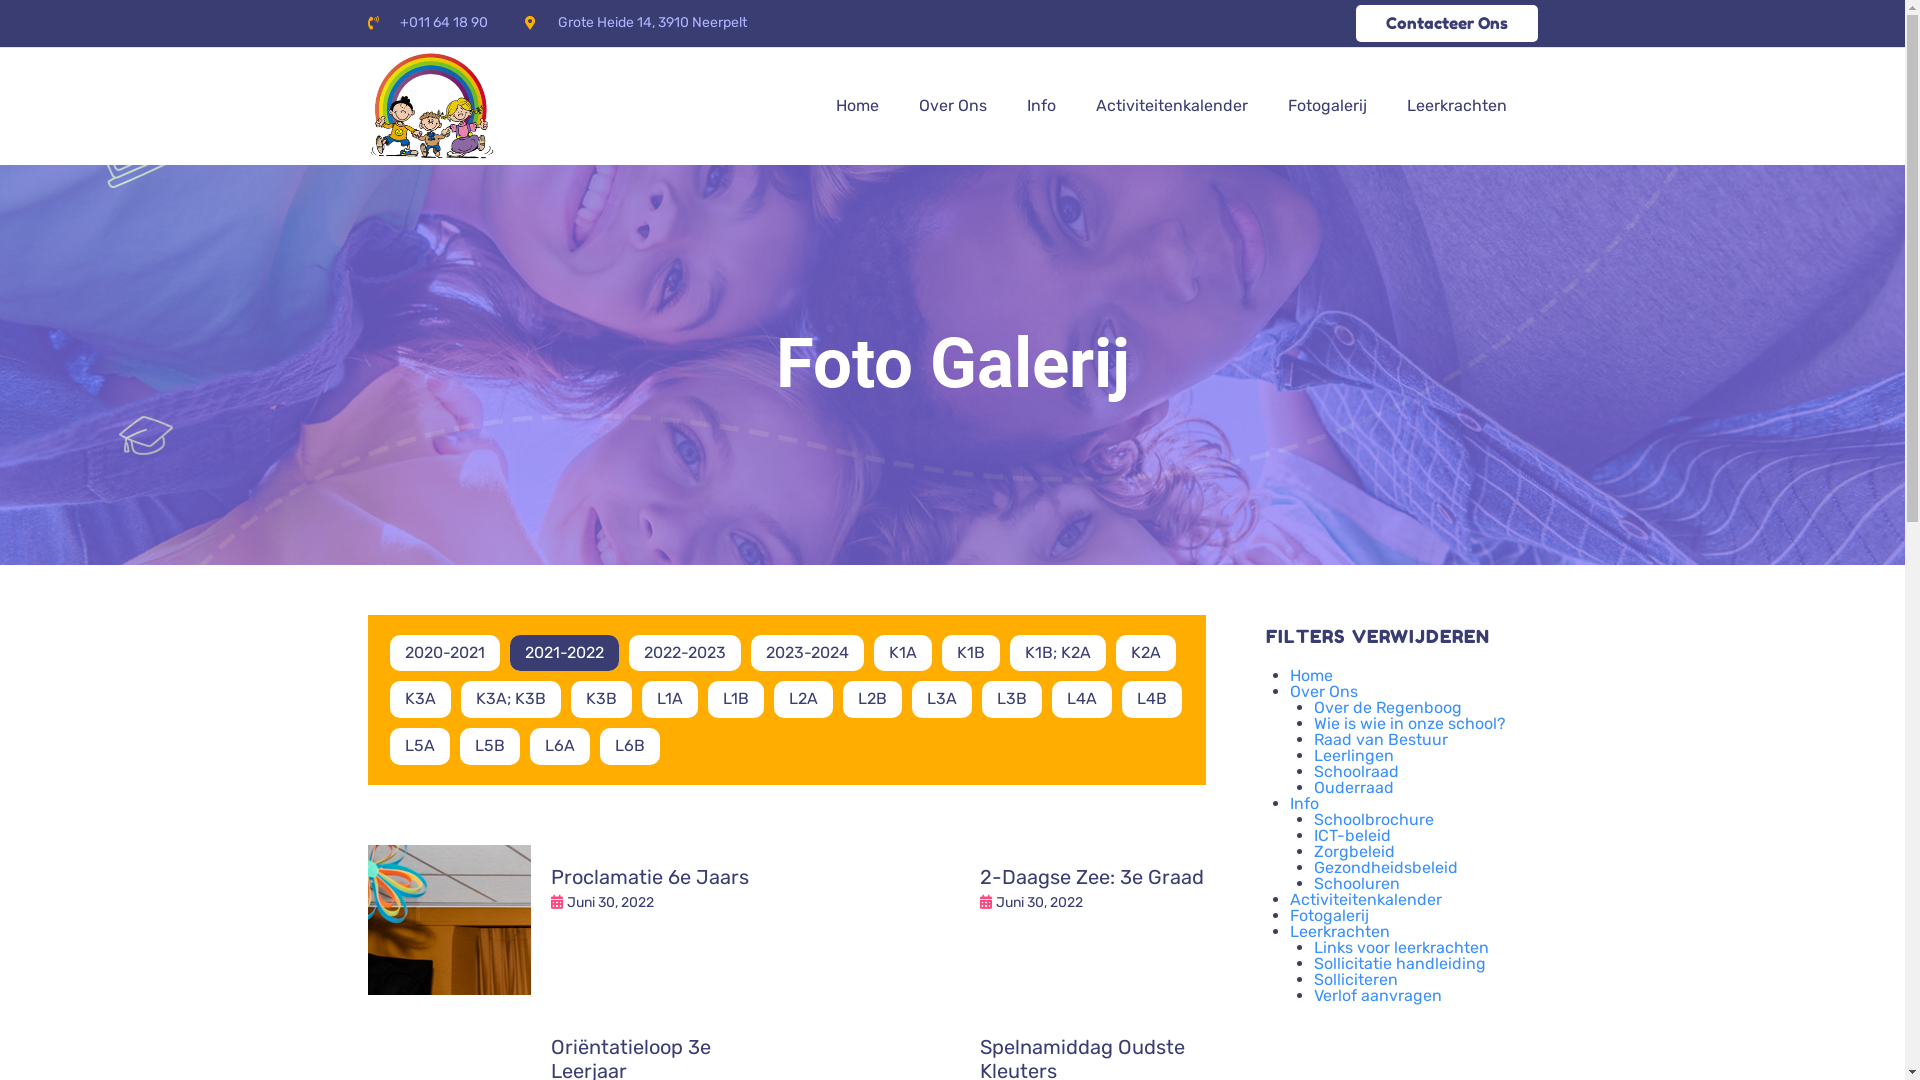 This screenshot has width=1920, height=1080. What do you see at coordinates (1039, 902) in the screenshot?
I see `'Juni 30, 2022'` at bounding box center [1039, 902].